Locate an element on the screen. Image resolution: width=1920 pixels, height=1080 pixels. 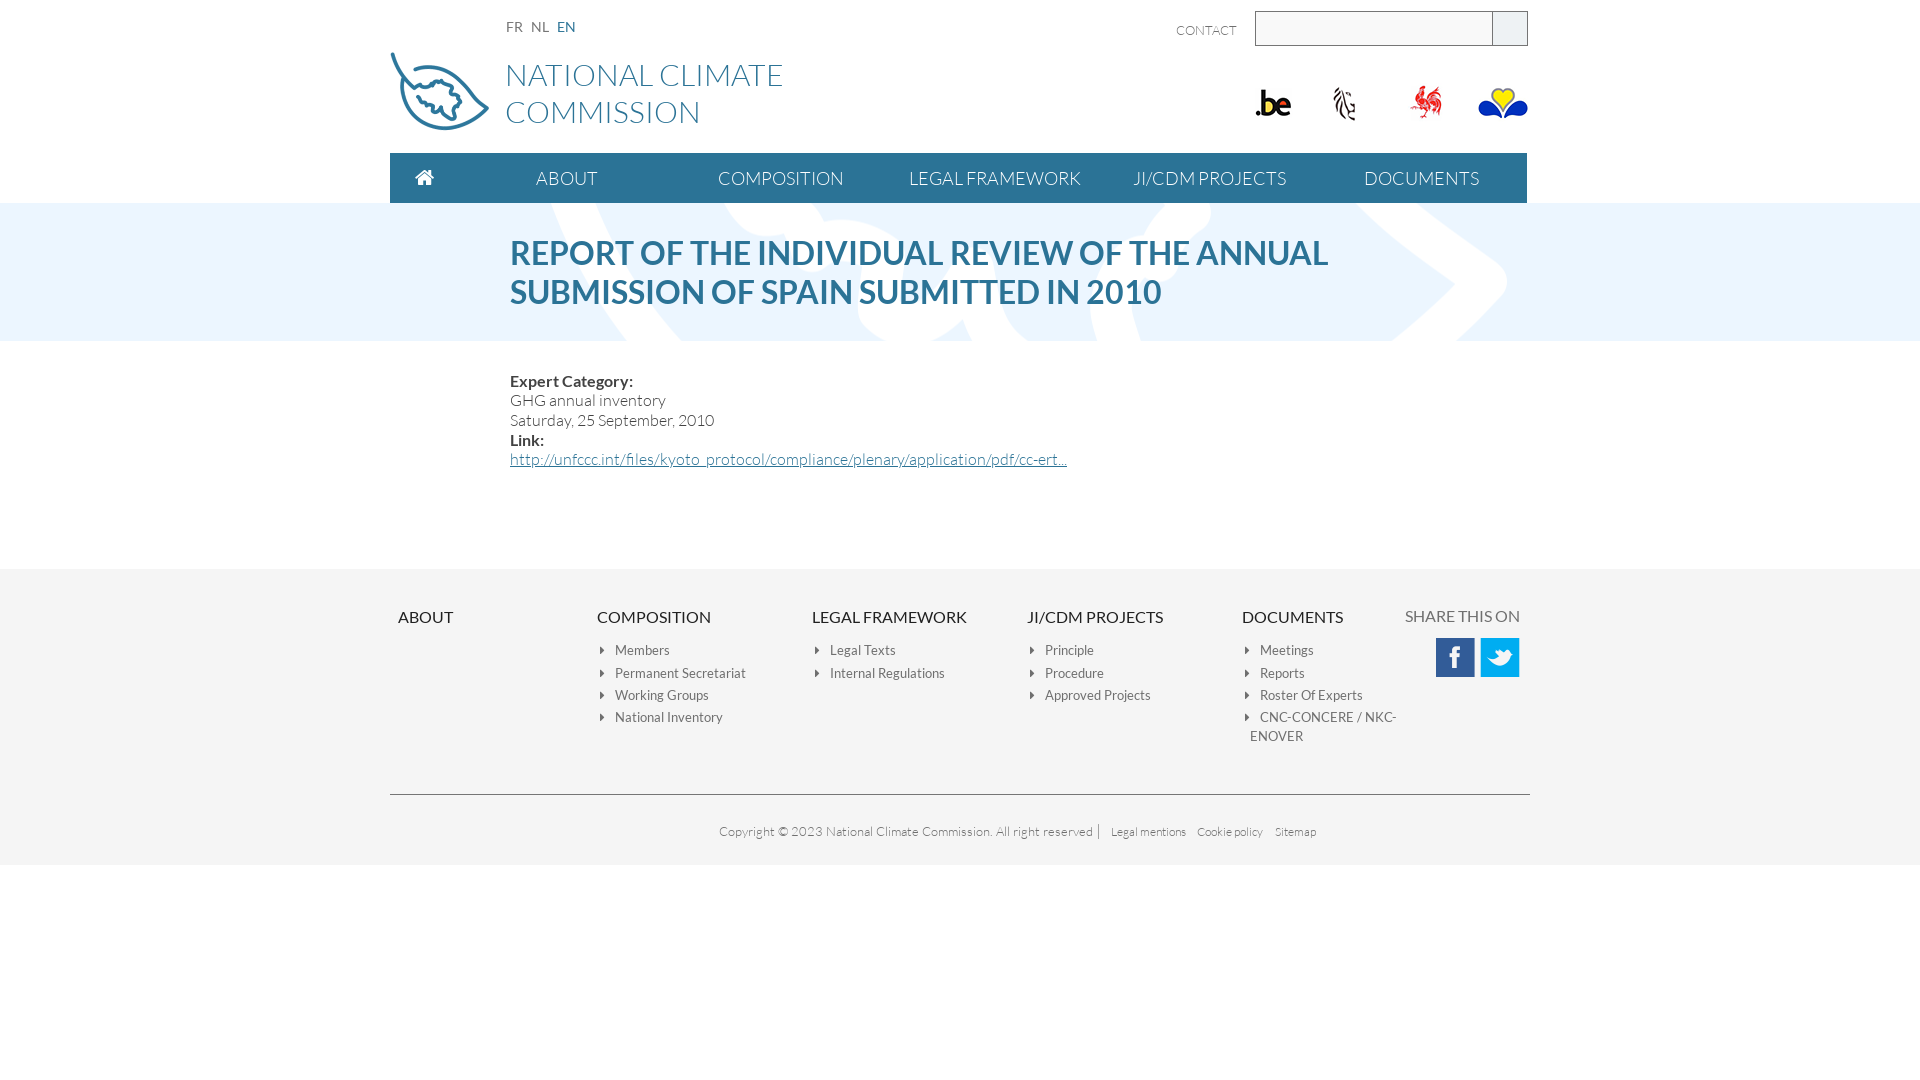
'Legal Texts' is located at coordinates (855, 650).